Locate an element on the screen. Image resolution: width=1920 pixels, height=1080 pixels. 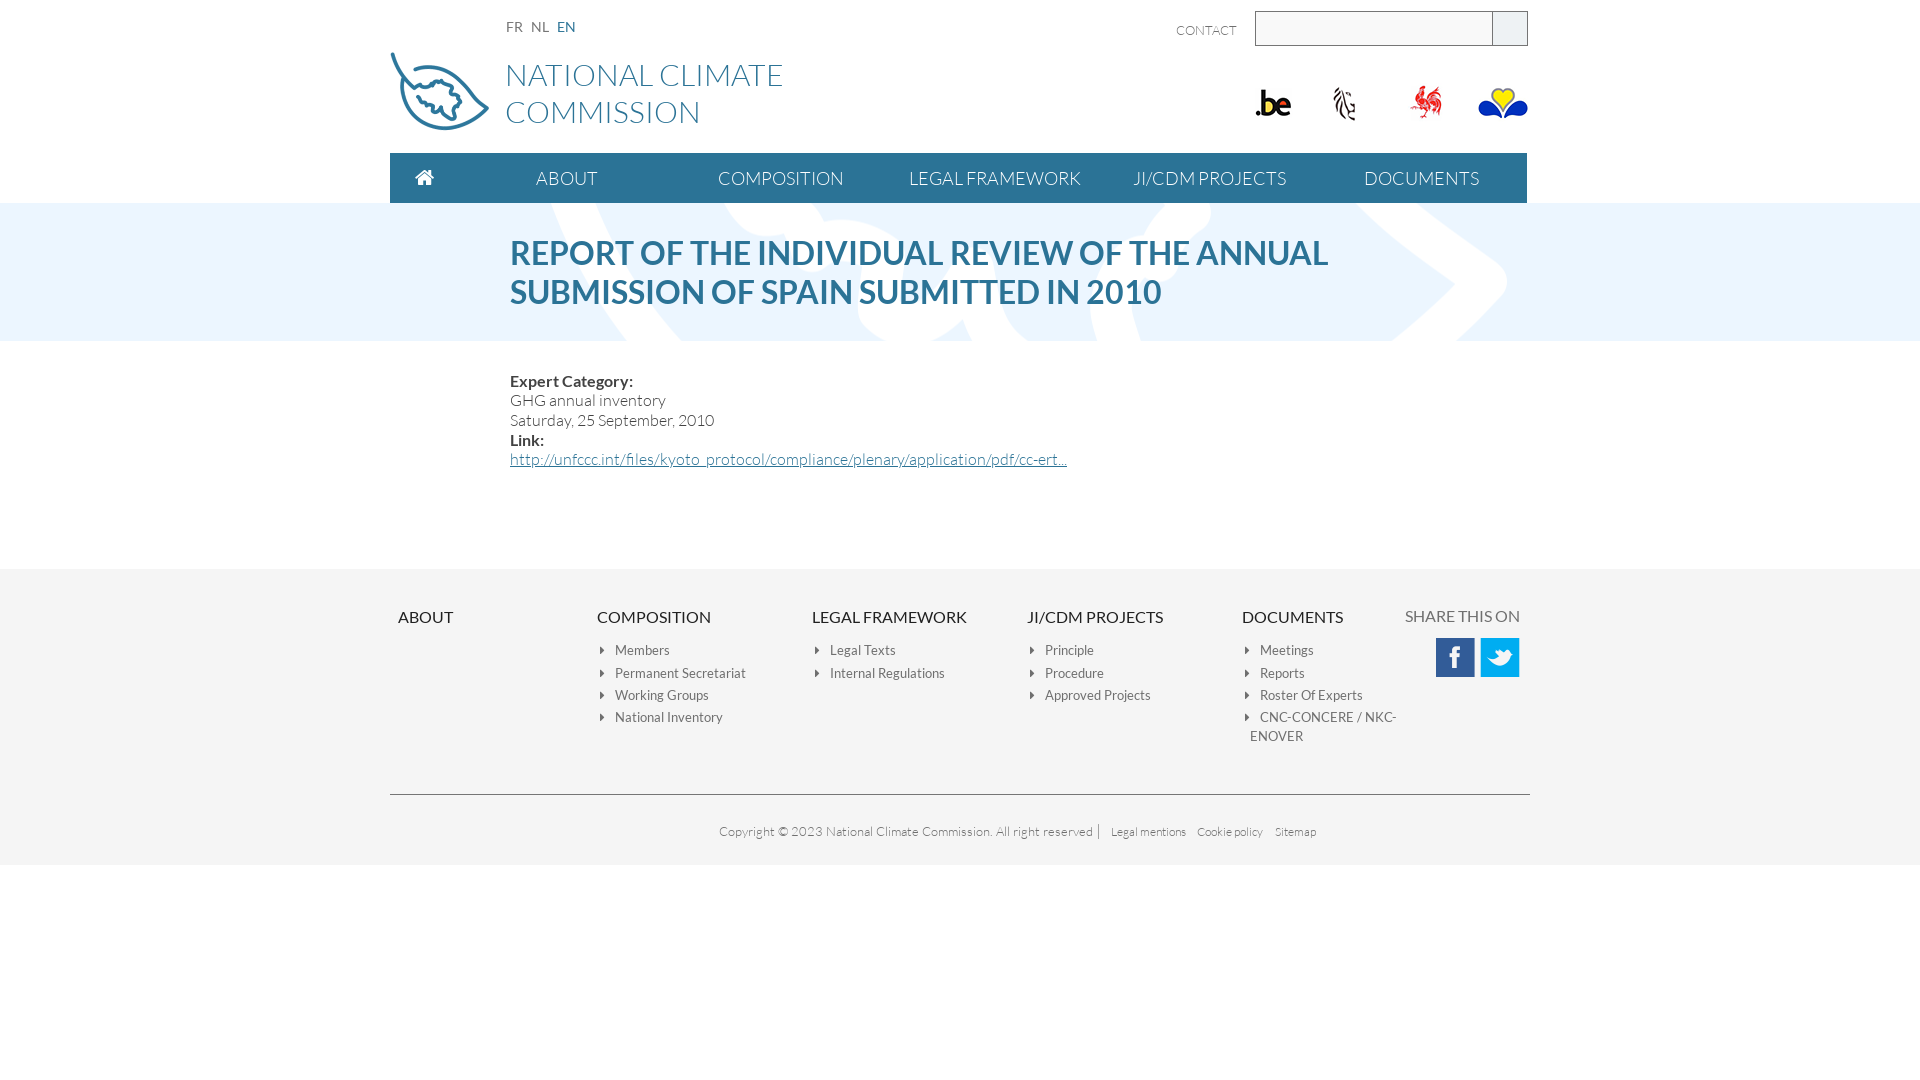
'Legal Texts' is located at coordinates (855, 650).